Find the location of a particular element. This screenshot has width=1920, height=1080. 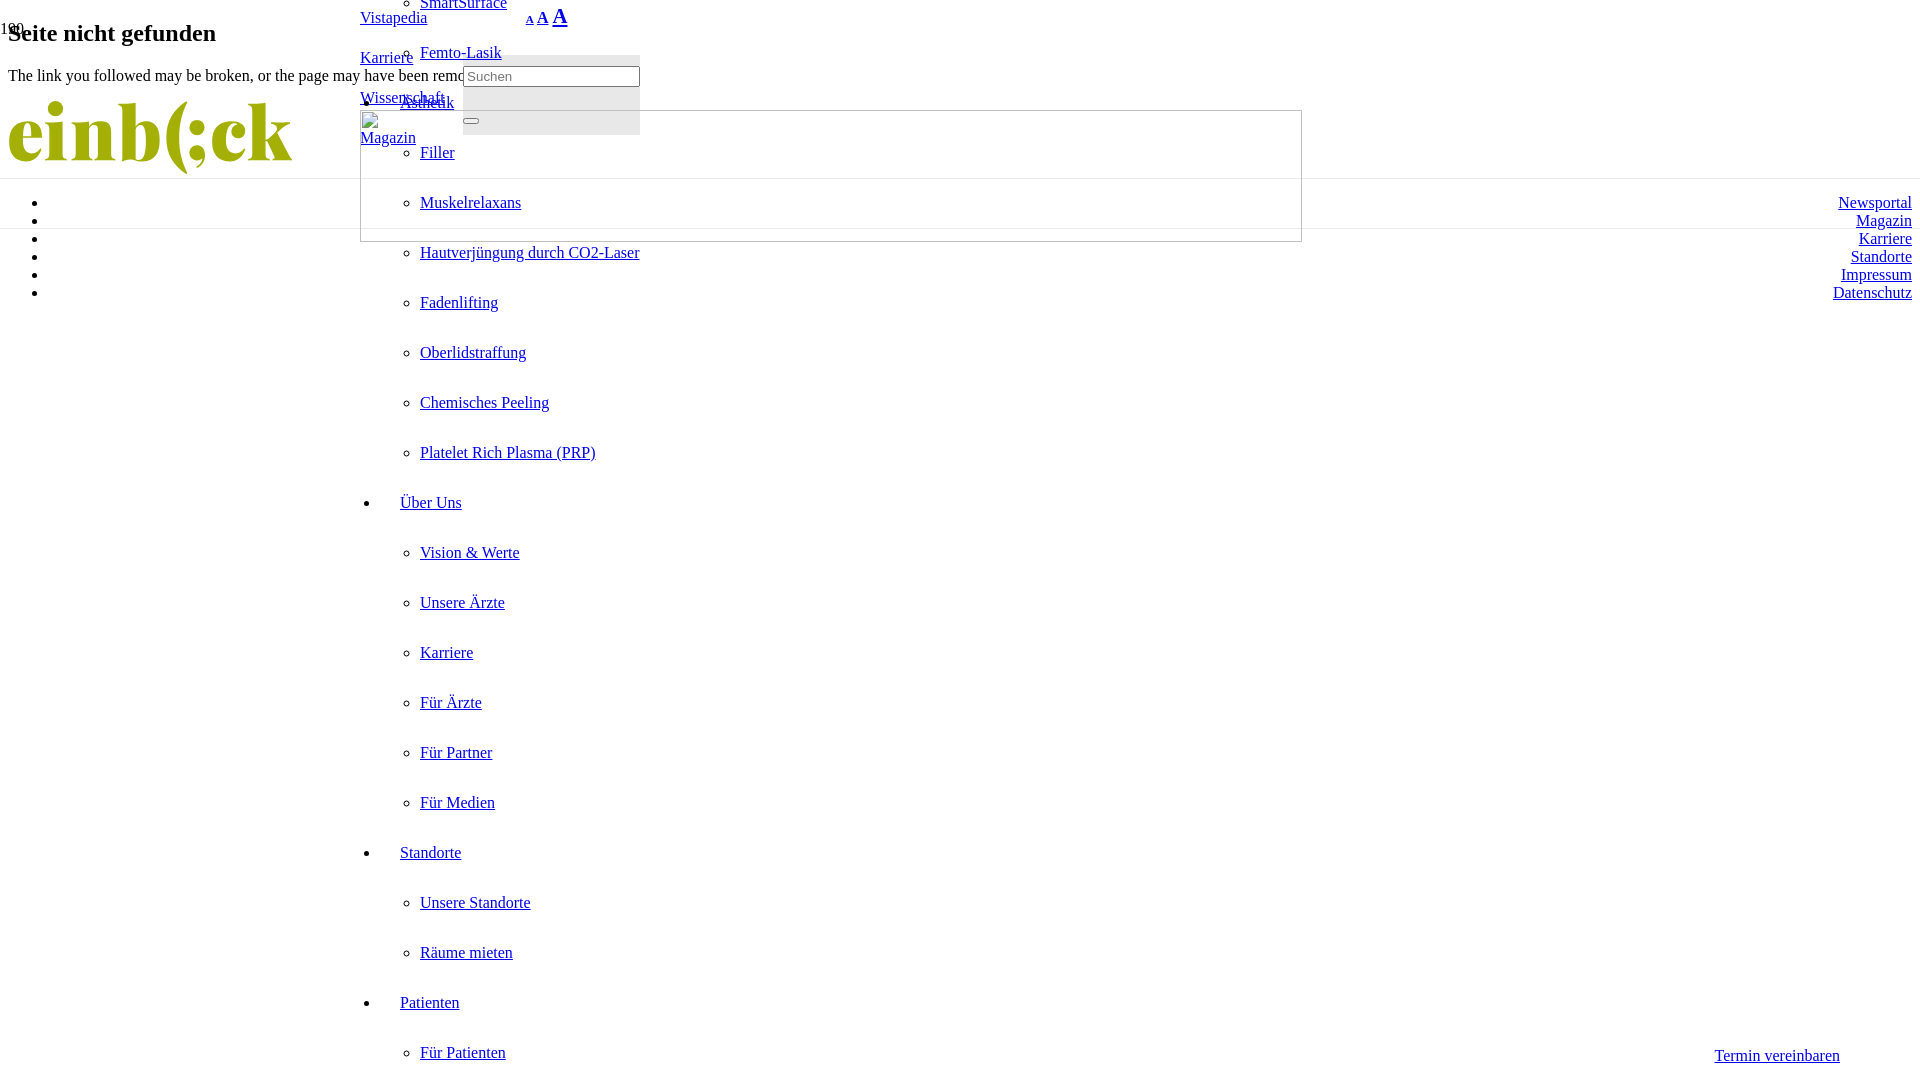

'Vistapedia' is located at coordinates (360, 17).